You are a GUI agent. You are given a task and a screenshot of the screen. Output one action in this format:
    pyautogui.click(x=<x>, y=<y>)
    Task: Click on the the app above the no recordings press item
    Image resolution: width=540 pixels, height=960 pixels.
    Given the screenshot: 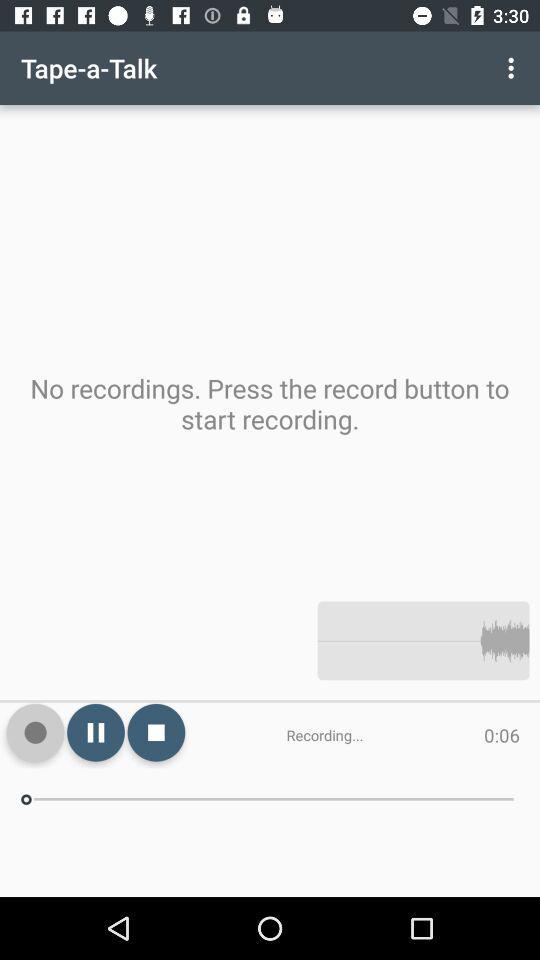 What is the action you would take?
    pyautogui.click(x=513, y=68)
    